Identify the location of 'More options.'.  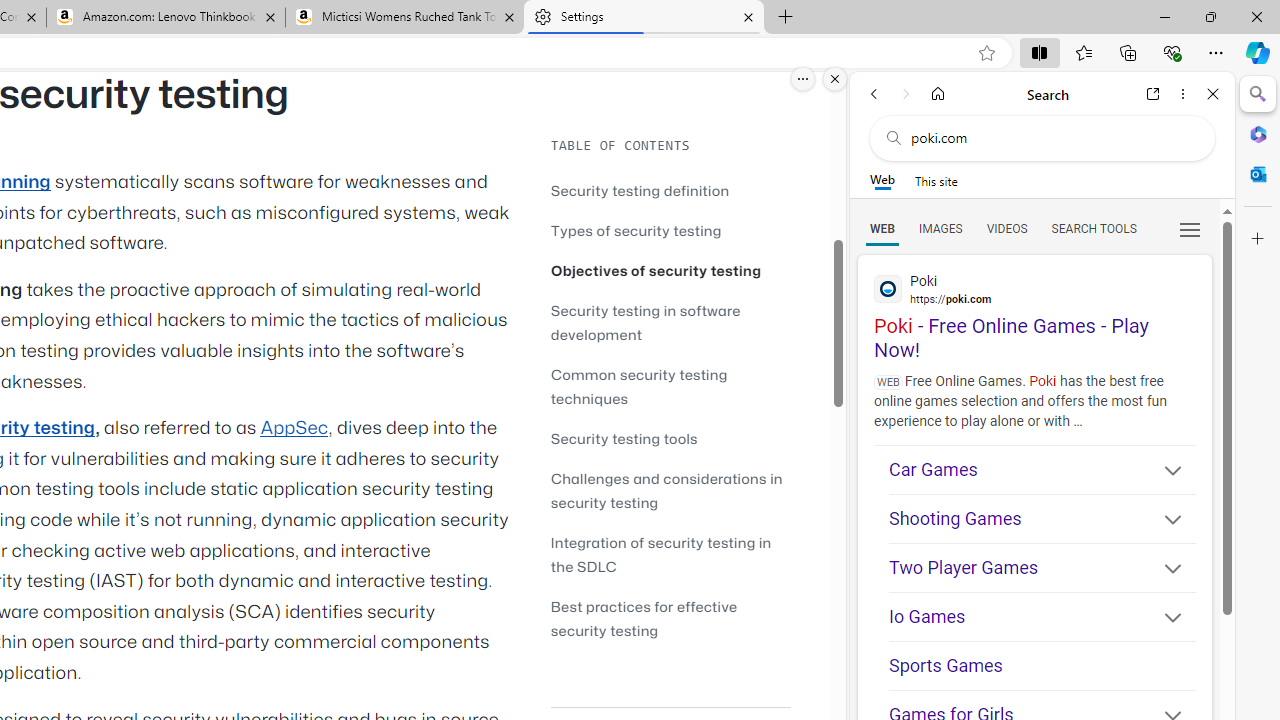
(803, 78).